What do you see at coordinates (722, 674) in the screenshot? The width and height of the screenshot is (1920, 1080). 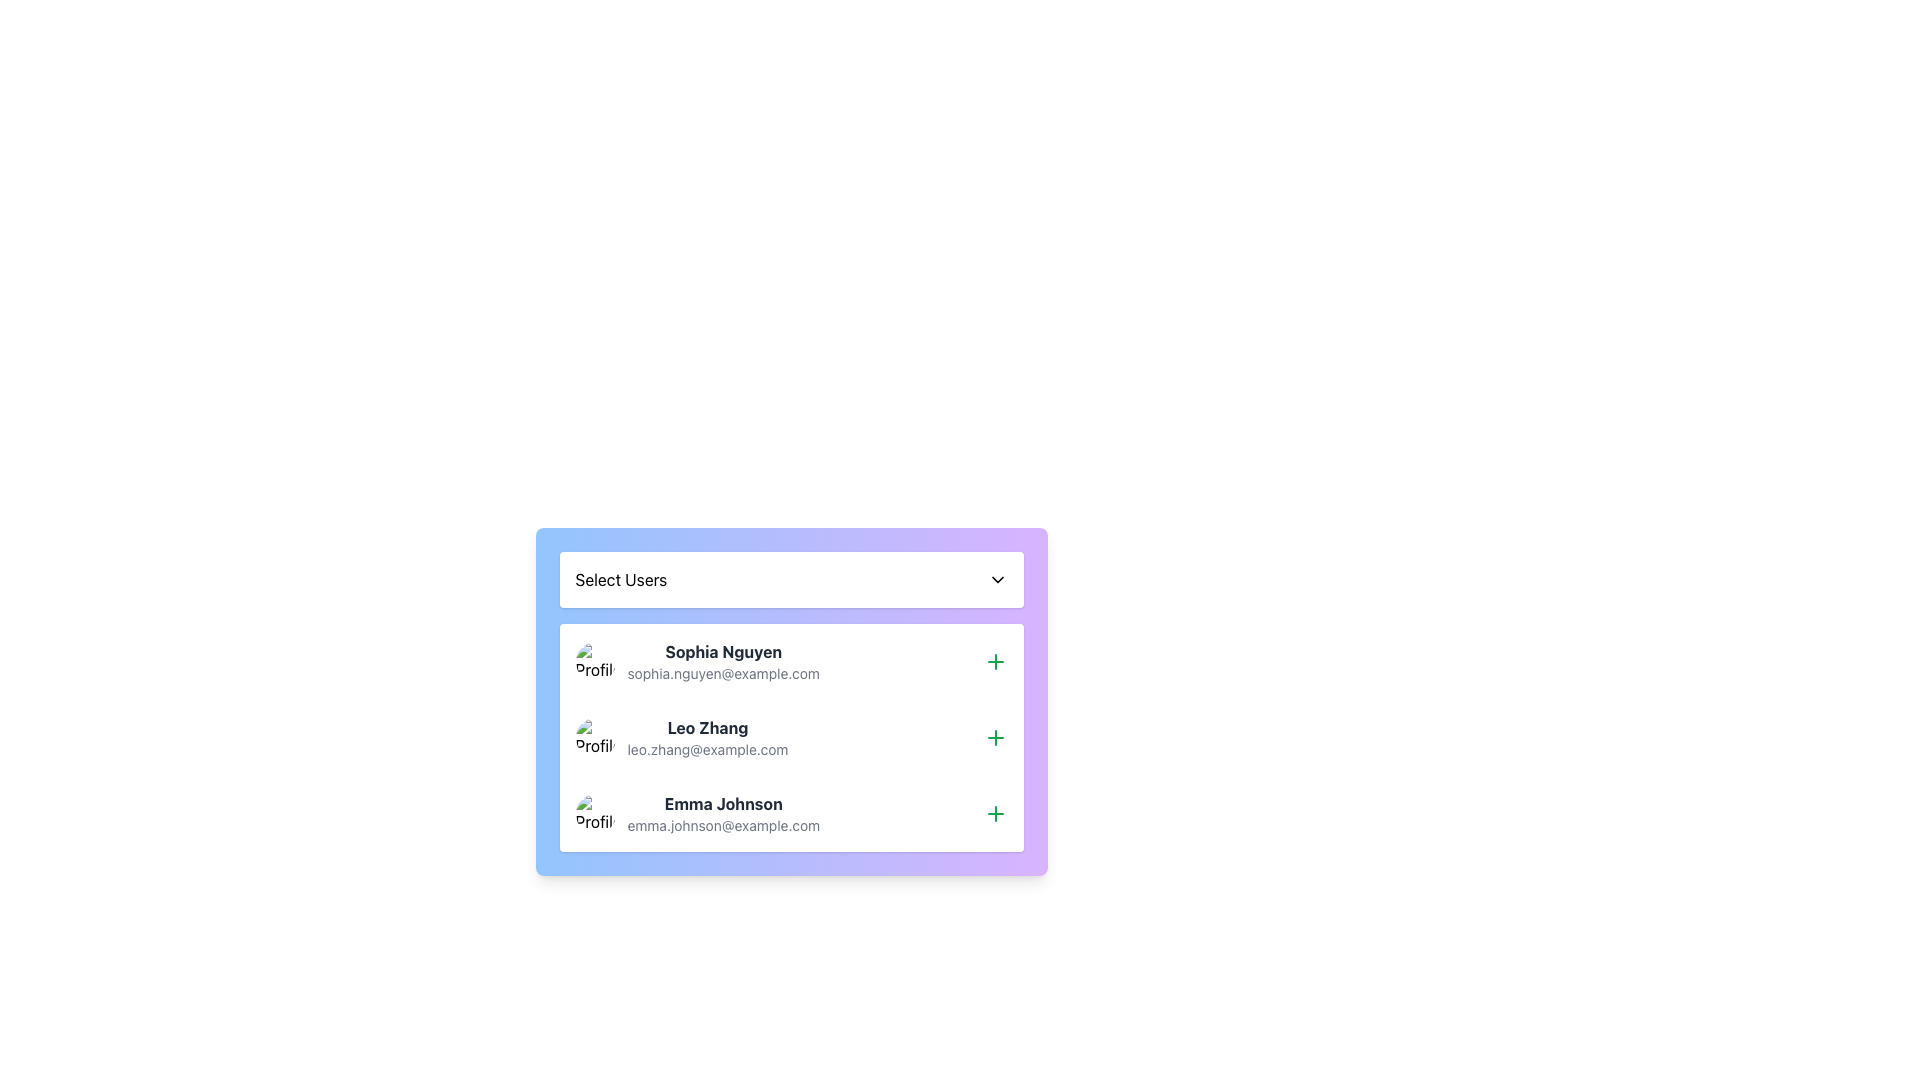 I see `the text display element showing the email 'sophia.nguyen@example.com', which is styled in a smaller font size and light gray color, located below the name 'Sophia Nguyen'` at bounding box center [722, 674].